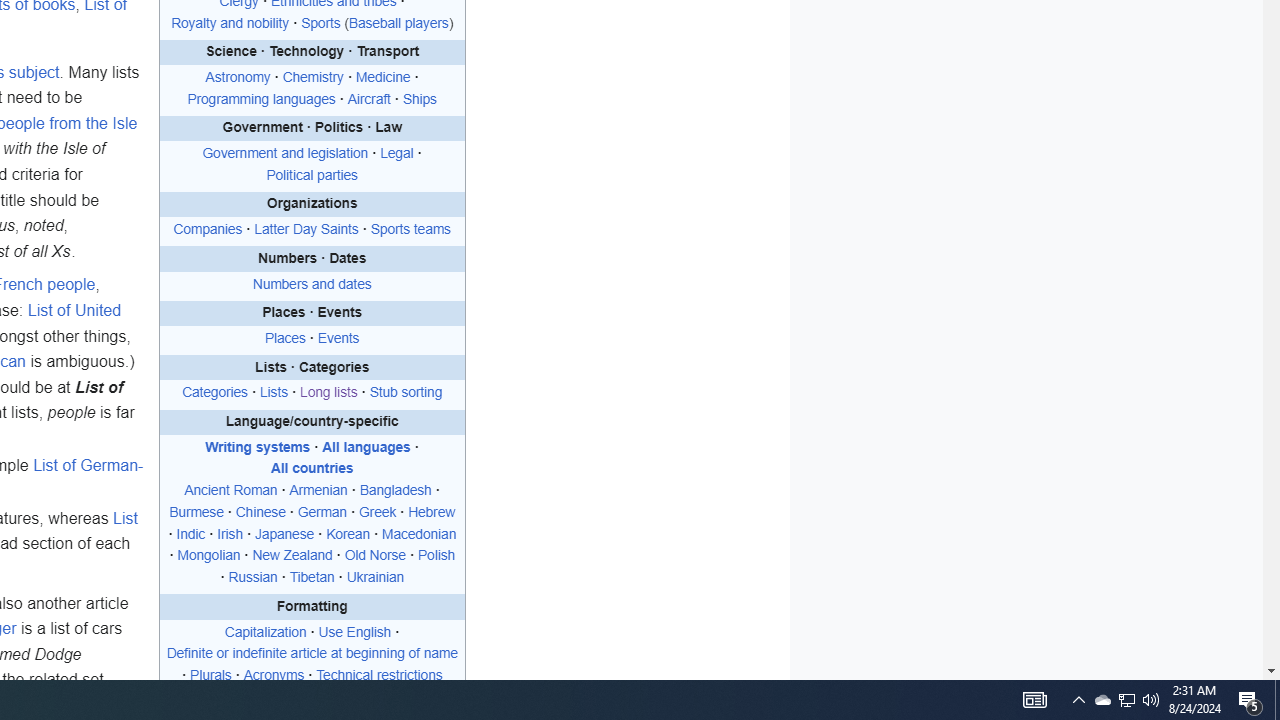 This screenshot has width=1280, height=720. What do you see at coordinates (409, 229) in the screenshot?
I see `'Sports teams'` at bounding box center [409, 229].